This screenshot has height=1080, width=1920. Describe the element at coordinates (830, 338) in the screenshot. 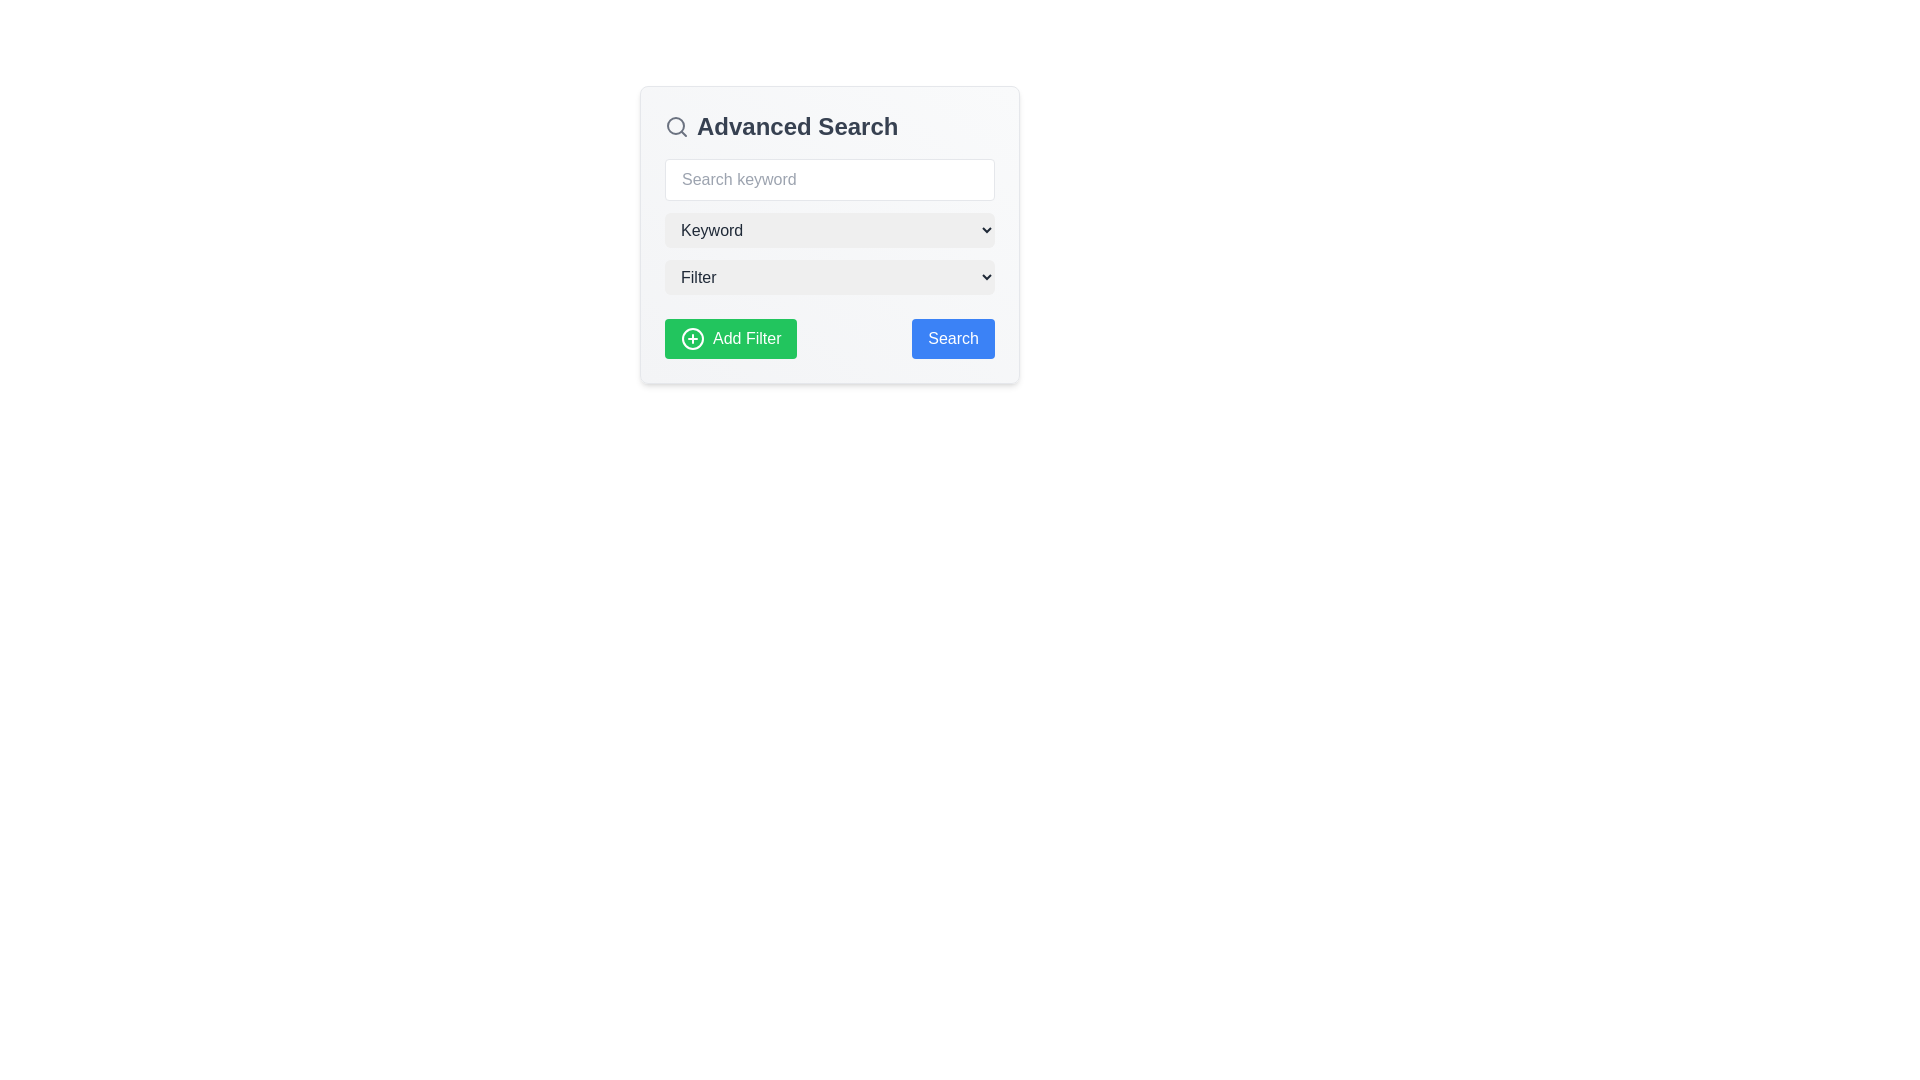

I see `the inactive spacer area located between the 'Add Filter' button and the 'Search' button in the Advanced Search section` at that location.